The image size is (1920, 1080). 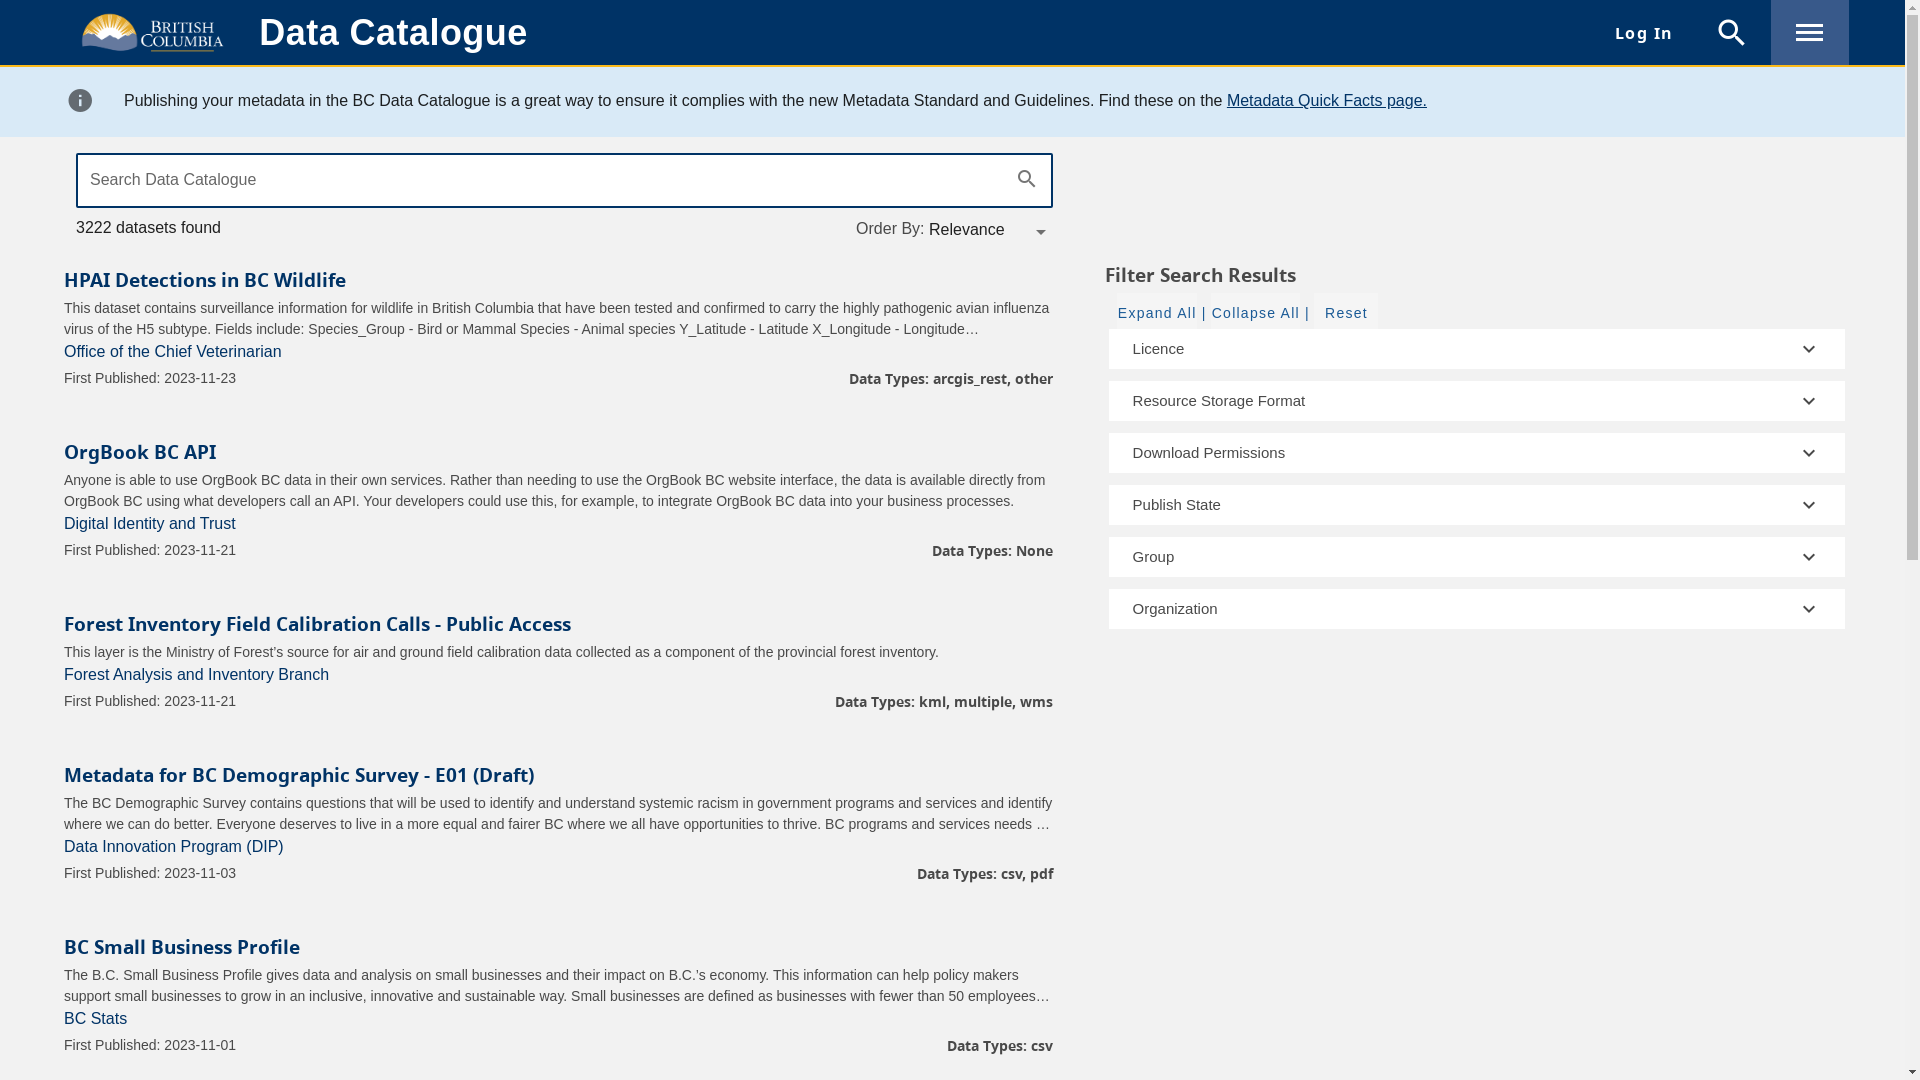 What do you see at coordinates (196, 674) in the screenshot?
I see `'Forest Analysis and Inventory Branch'` at bounding box center [196, 674].